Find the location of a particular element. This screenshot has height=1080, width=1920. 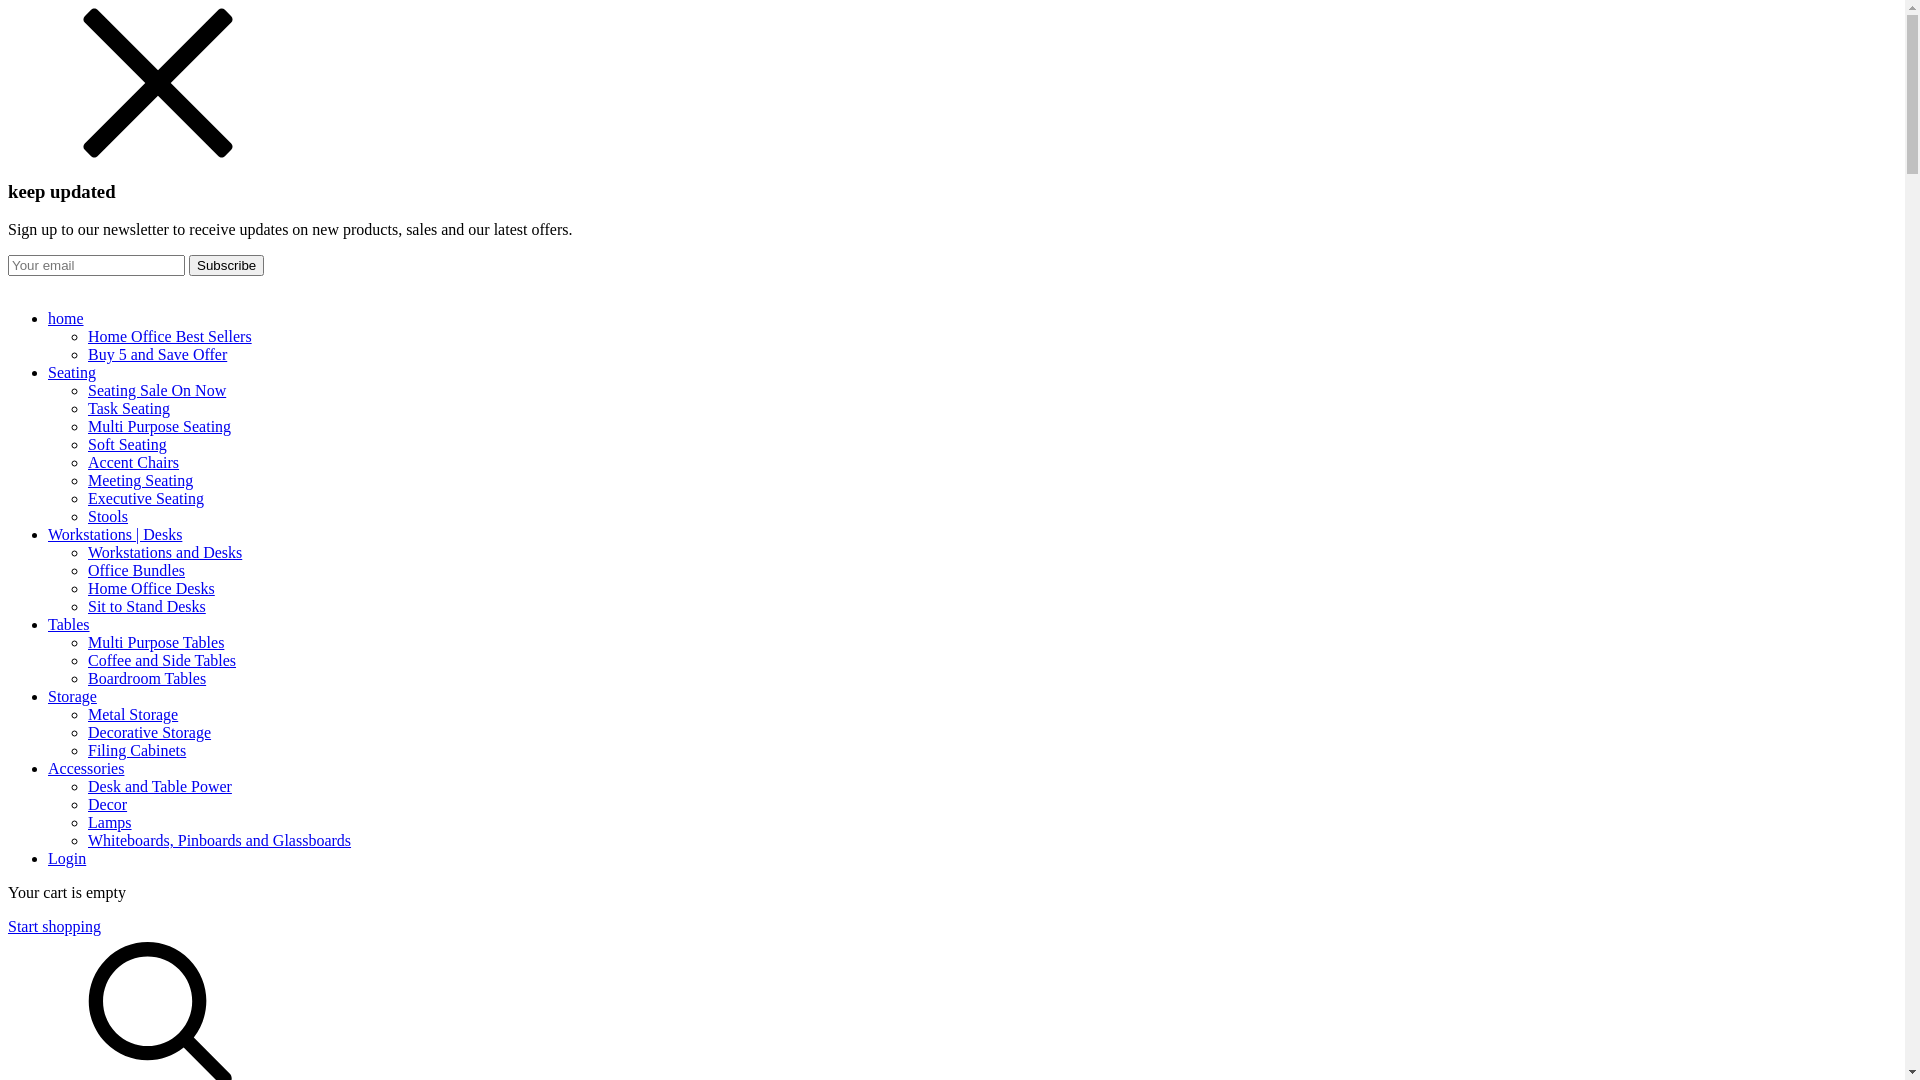

'Sit to Stand Desks' is located at coordinates (146, 605).